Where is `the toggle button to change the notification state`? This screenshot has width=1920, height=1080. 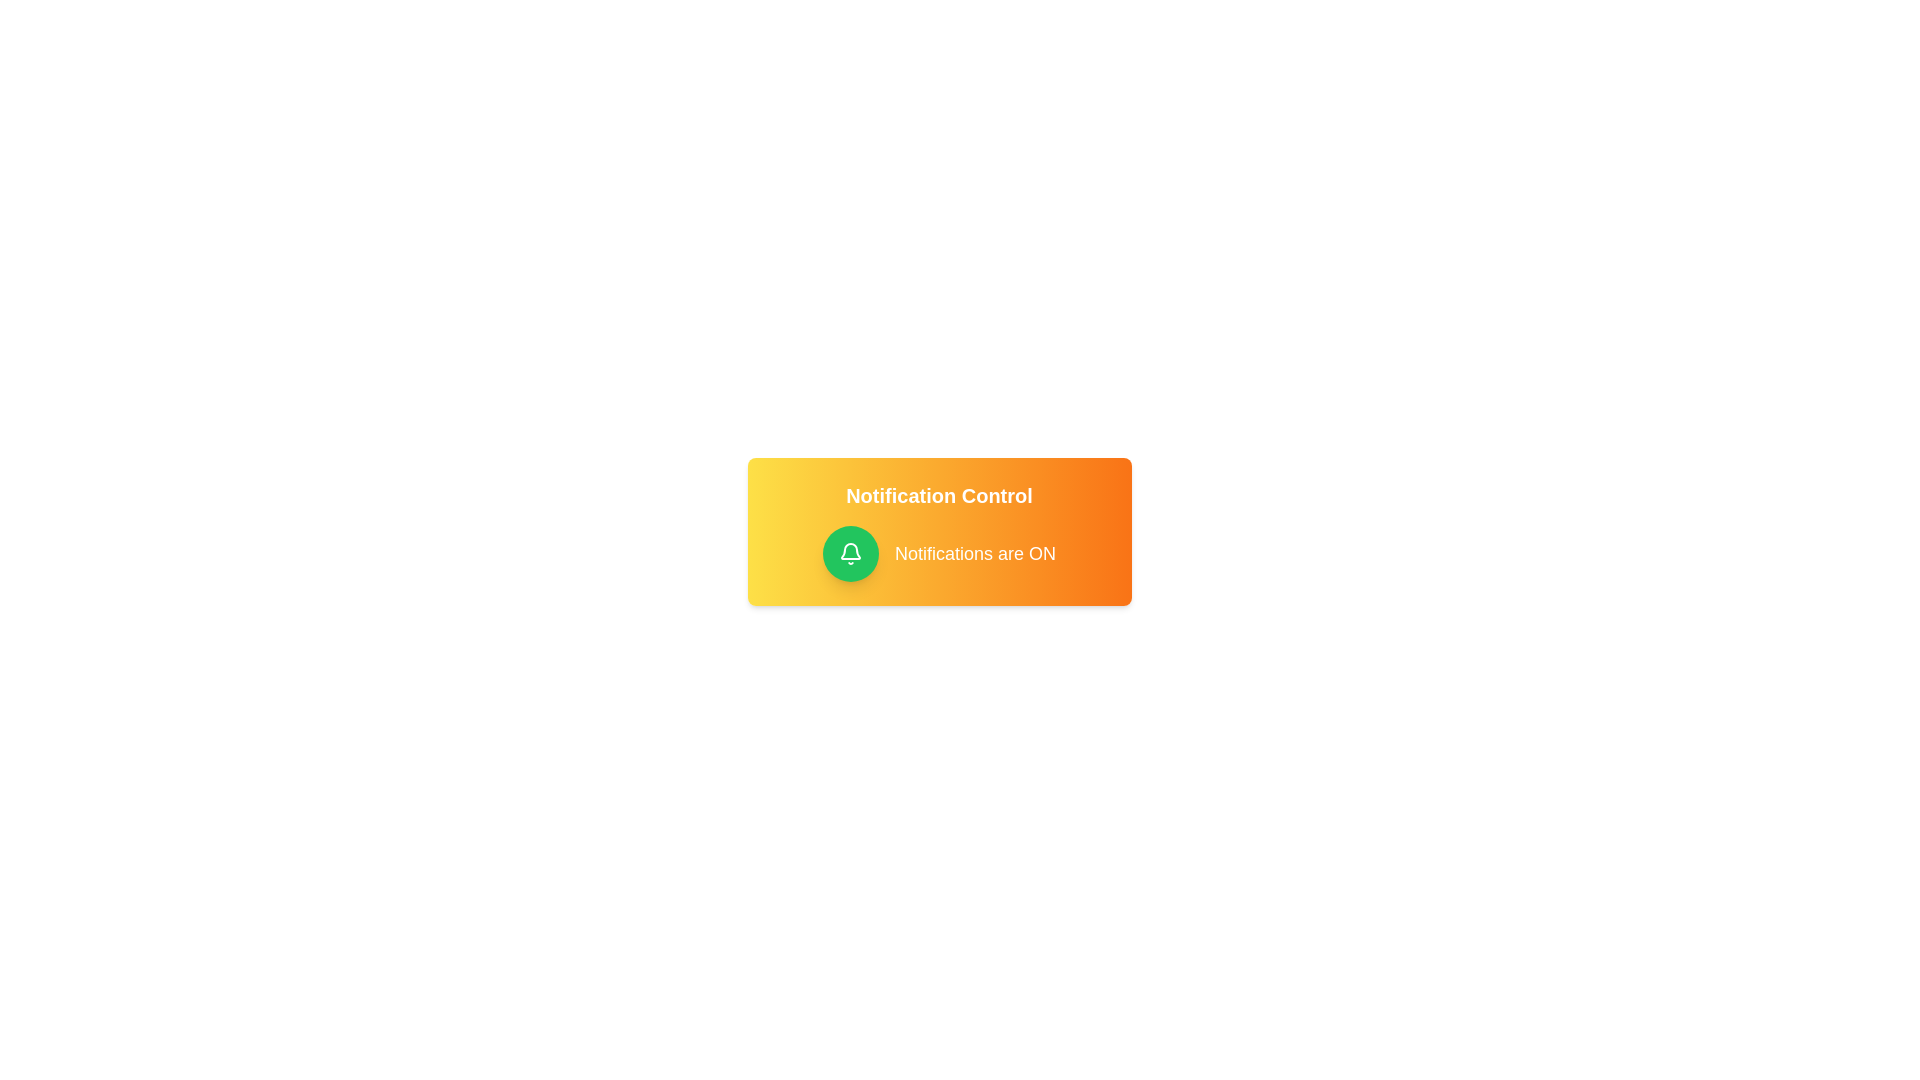
the toggle button to change the notification state is located at coordinates (850, 554).